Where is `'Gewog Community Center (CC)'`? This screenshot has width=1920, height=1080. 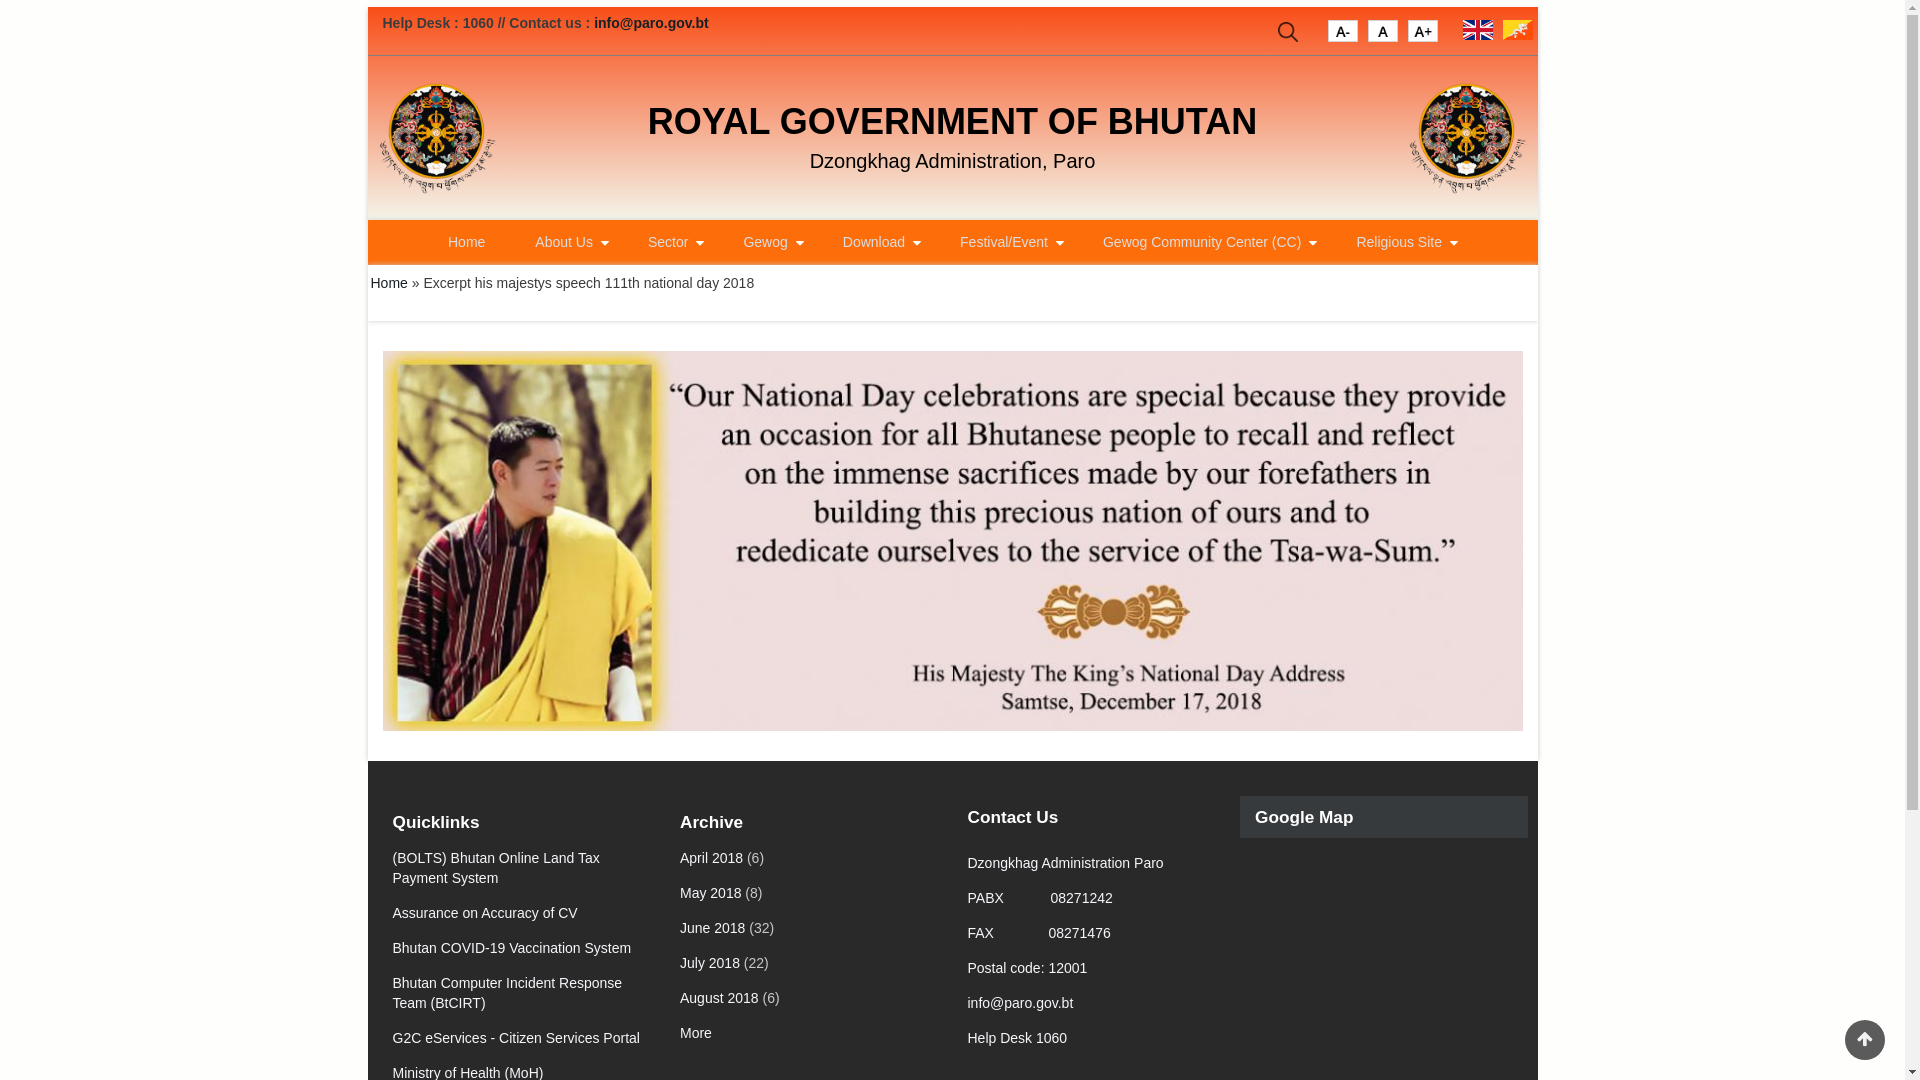
'Gewog Community Center (CC)' is located at coordinates (1203, 241).